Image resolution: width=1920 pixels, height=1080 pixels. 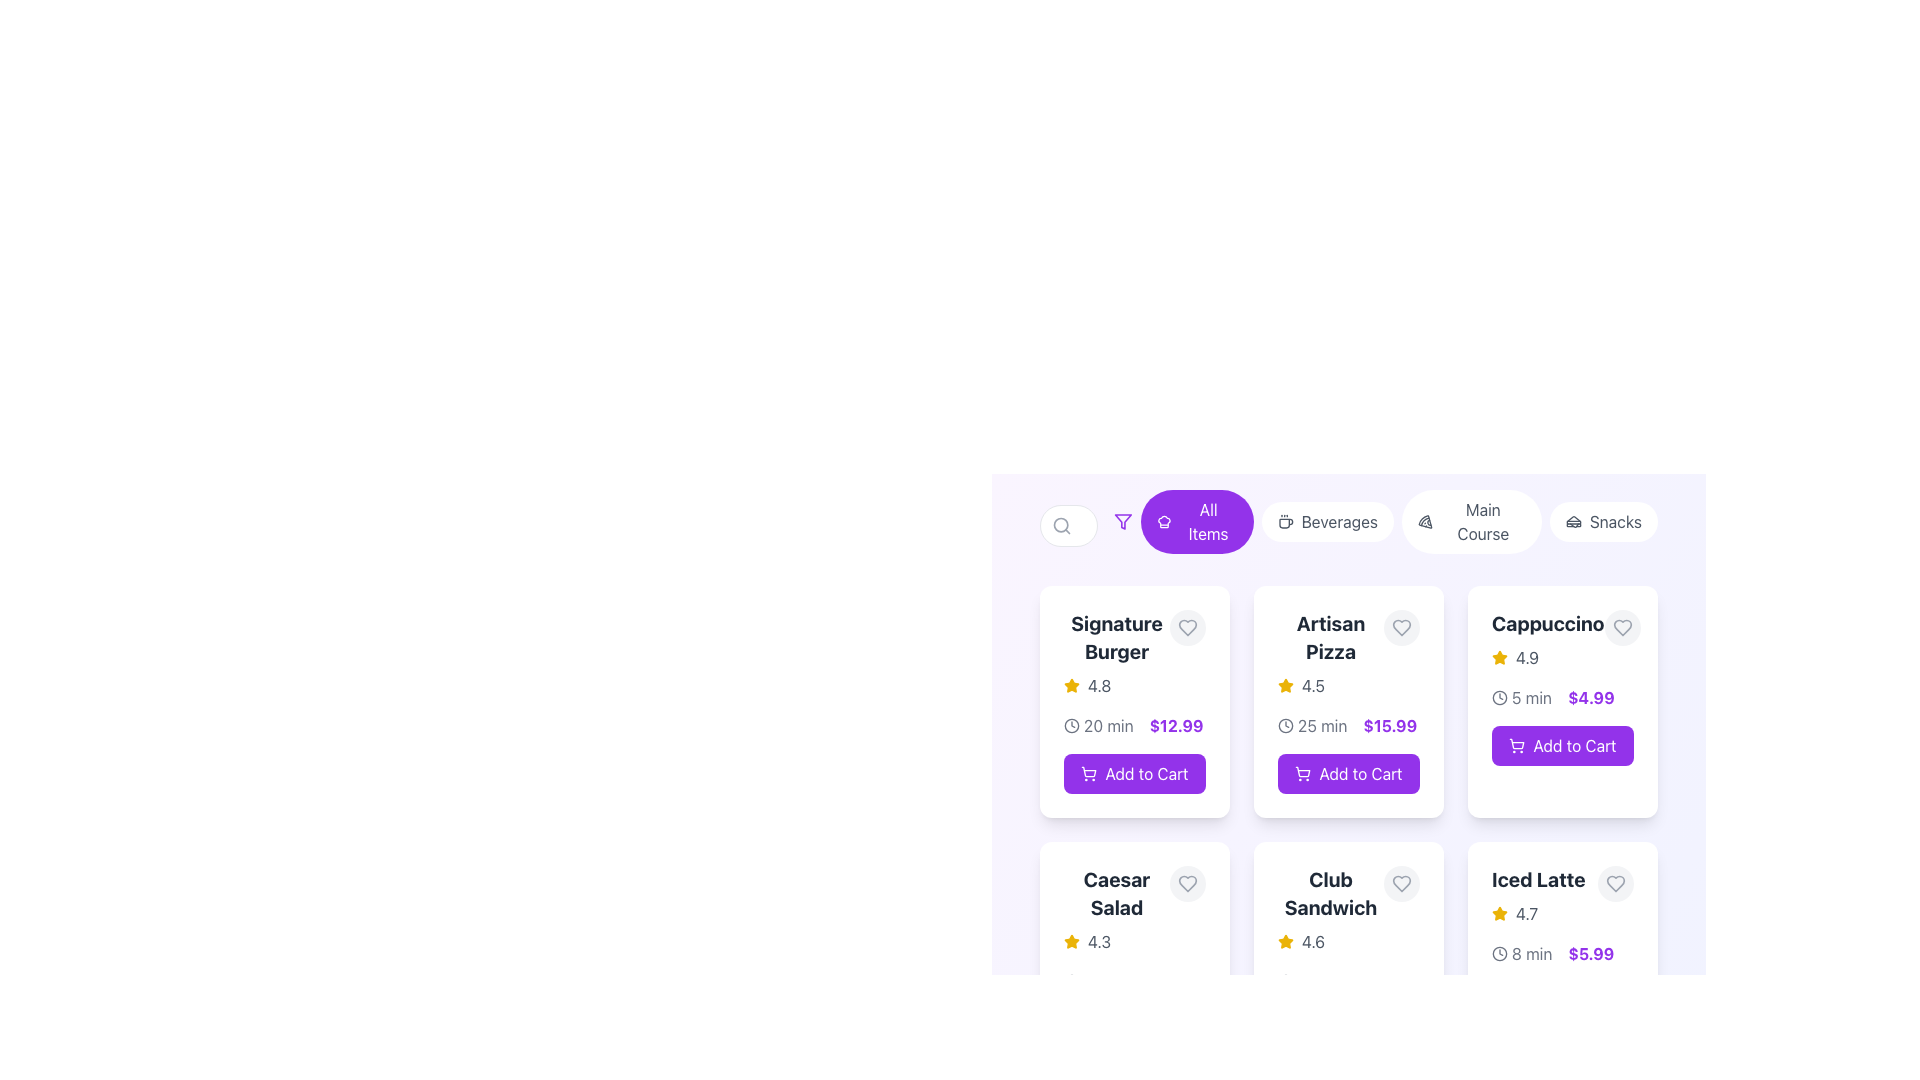 I want to click on the 'Add to Cart' button, which displays white text on a purple background, located in the lower section of the 'Cappuccino' product card, so click(x=1573, y=745).